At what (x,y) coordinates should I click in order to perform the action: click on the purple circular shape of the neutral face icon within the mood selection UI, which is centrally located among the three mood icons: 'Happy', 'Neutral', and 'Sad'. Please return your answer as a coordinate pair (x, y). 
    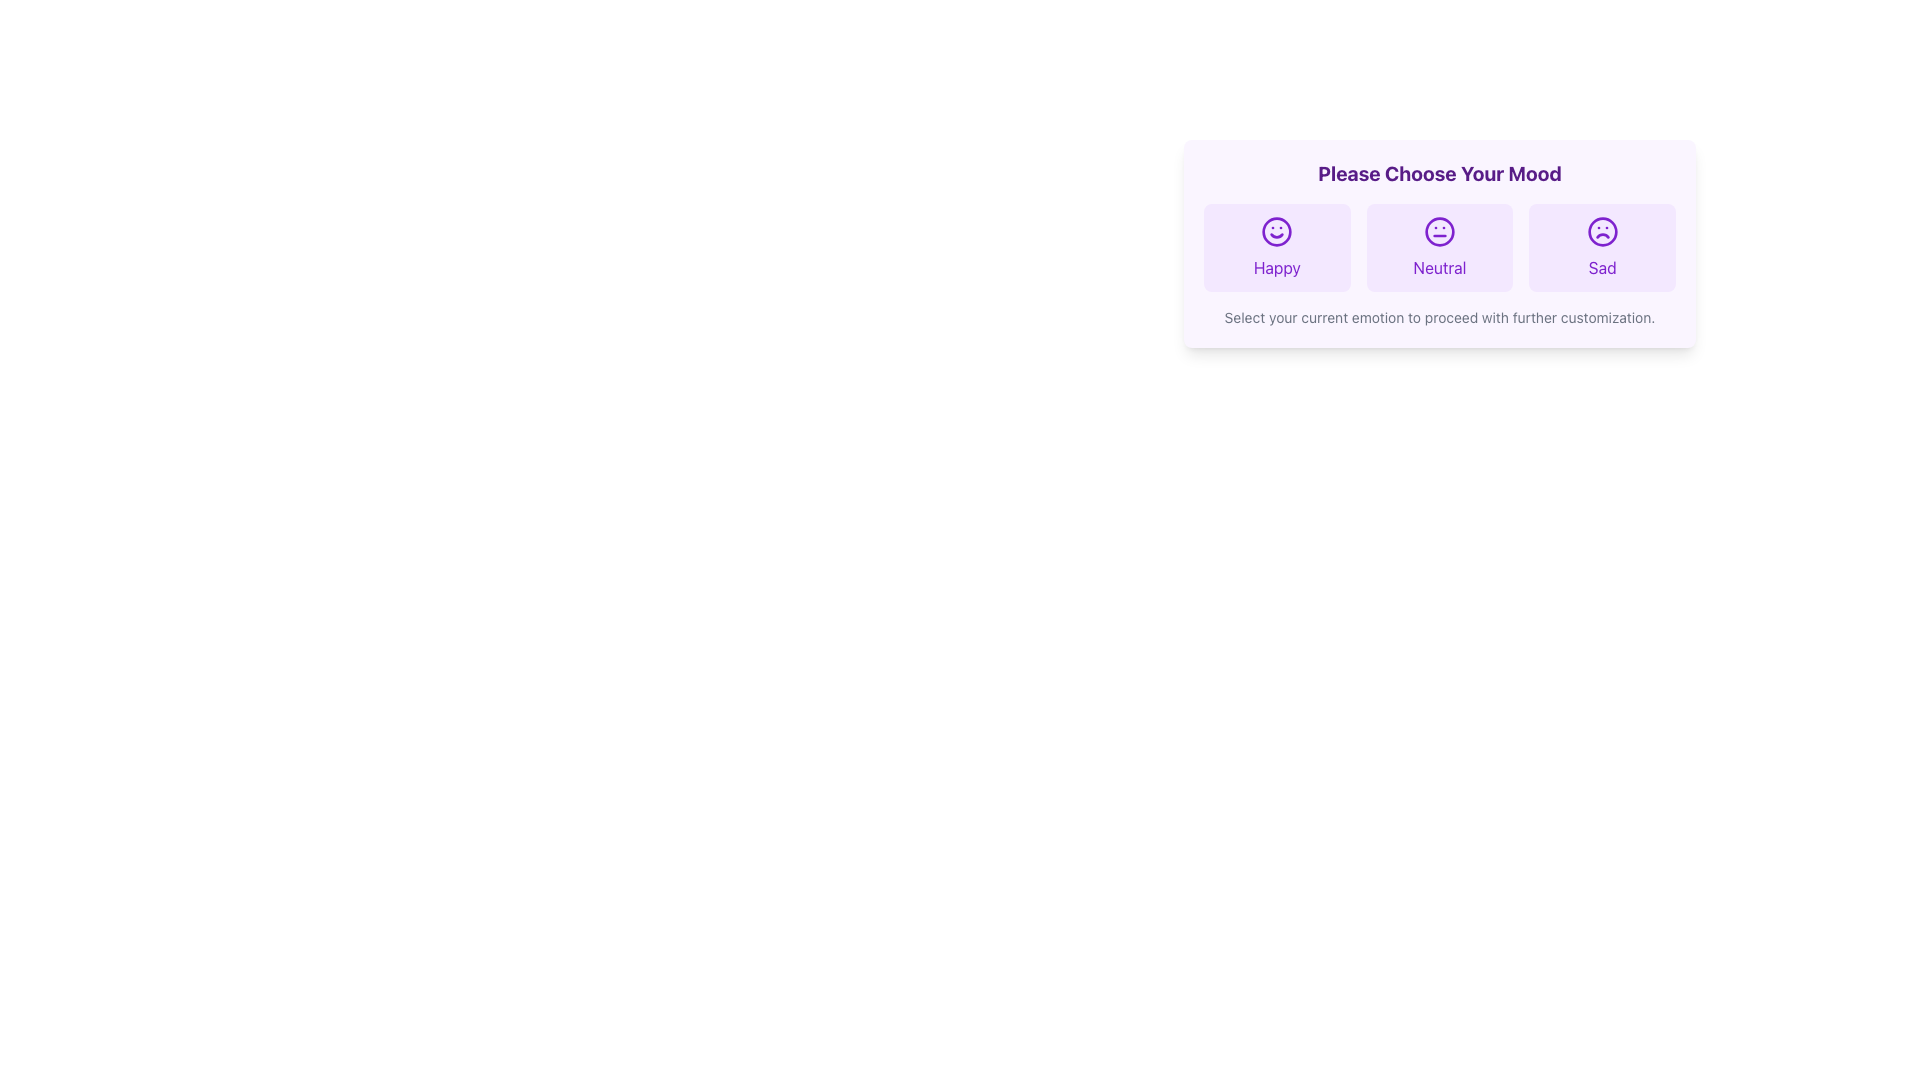
    Looking at the image, I should click on (1440, 230).